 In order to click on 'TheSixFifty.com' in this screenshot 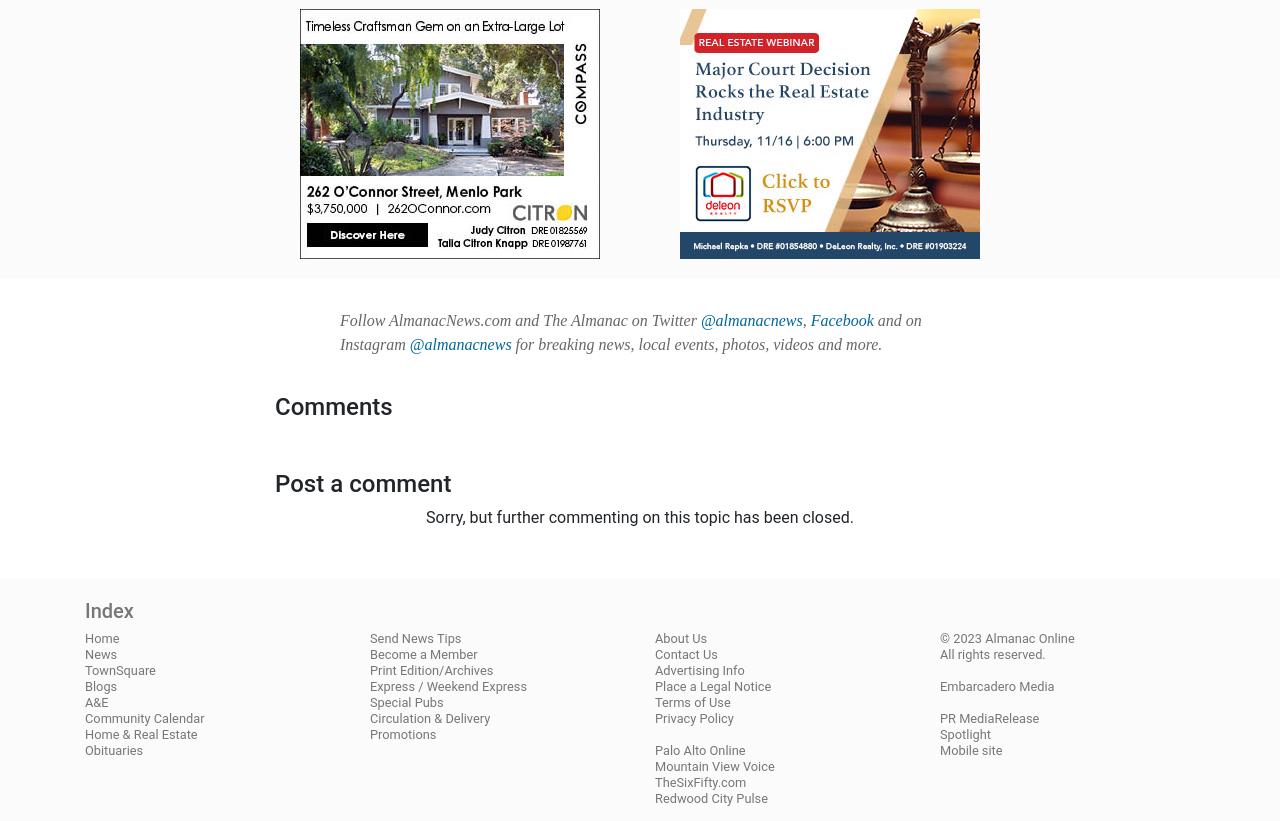, I will do `click(700, 781)`.